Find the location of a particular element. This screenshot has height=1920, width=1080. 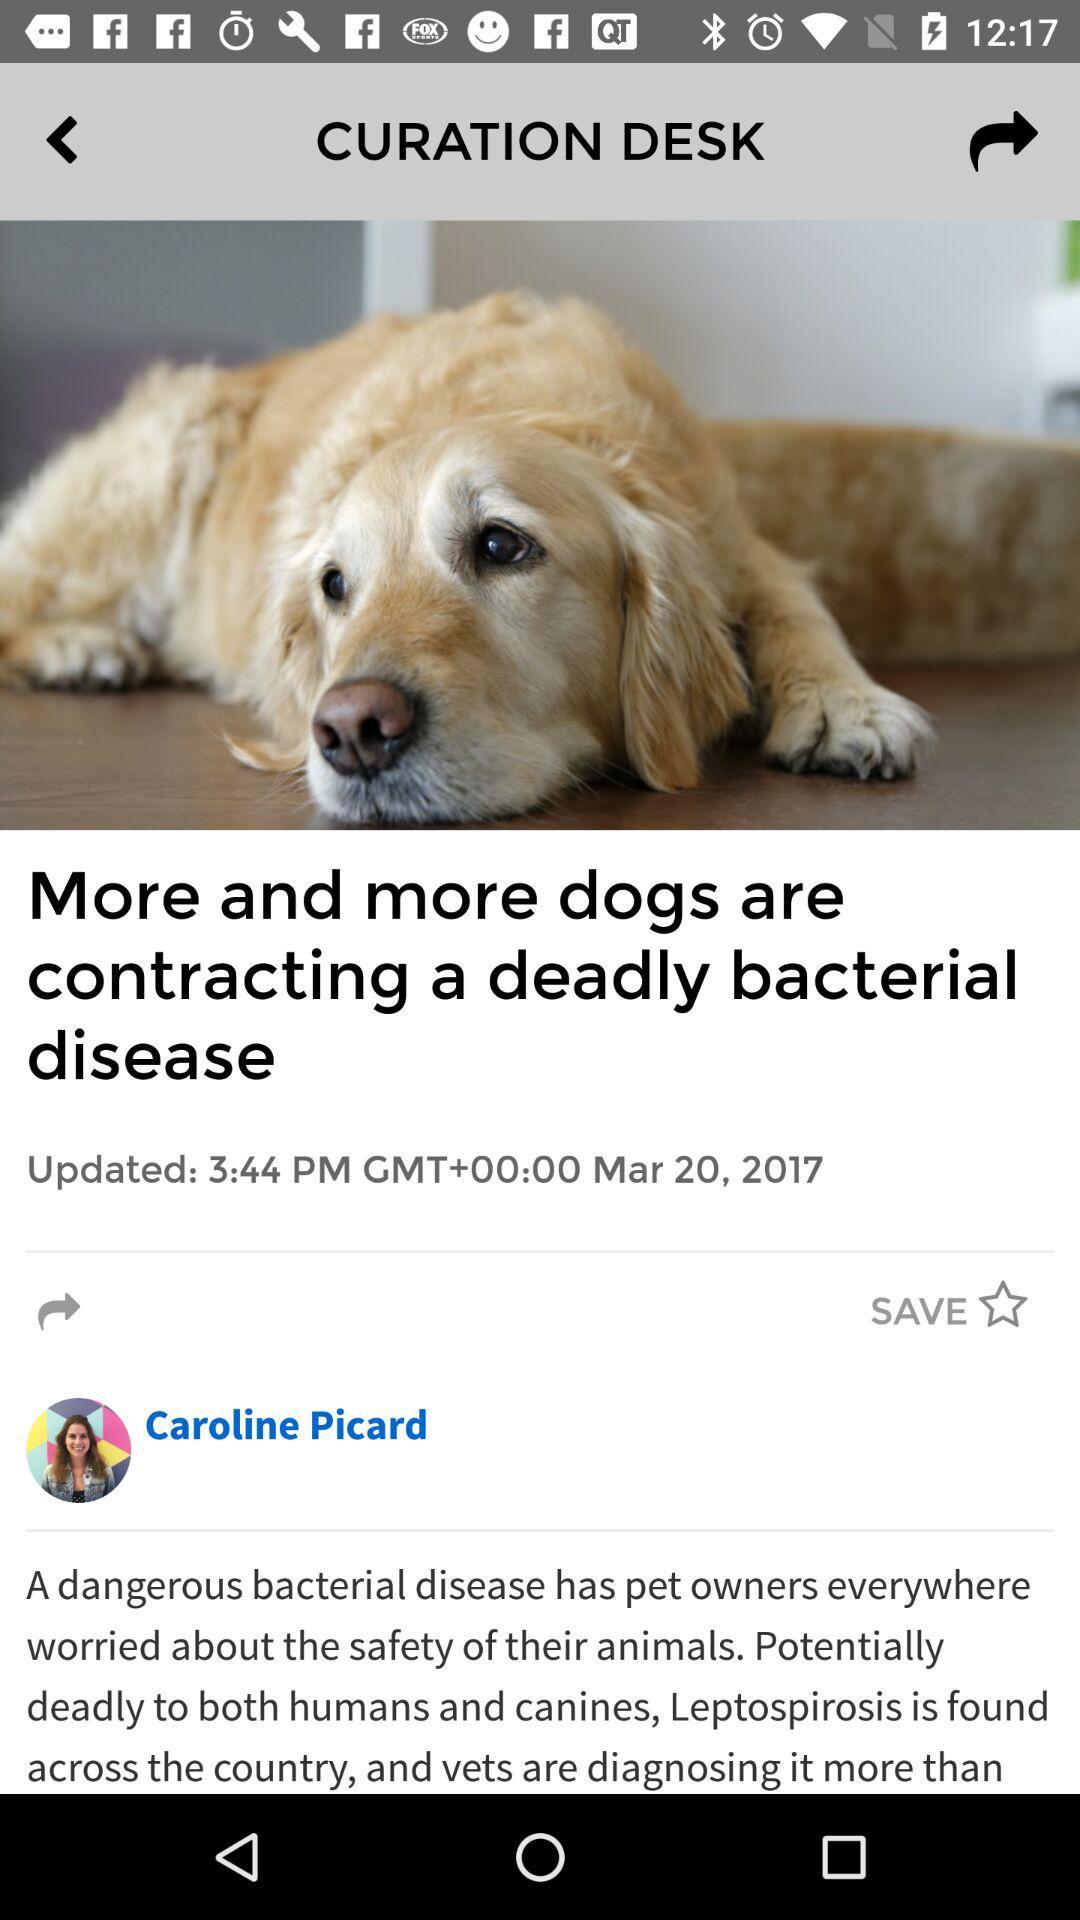

the redo icon is located at coordinates (1003, 140).